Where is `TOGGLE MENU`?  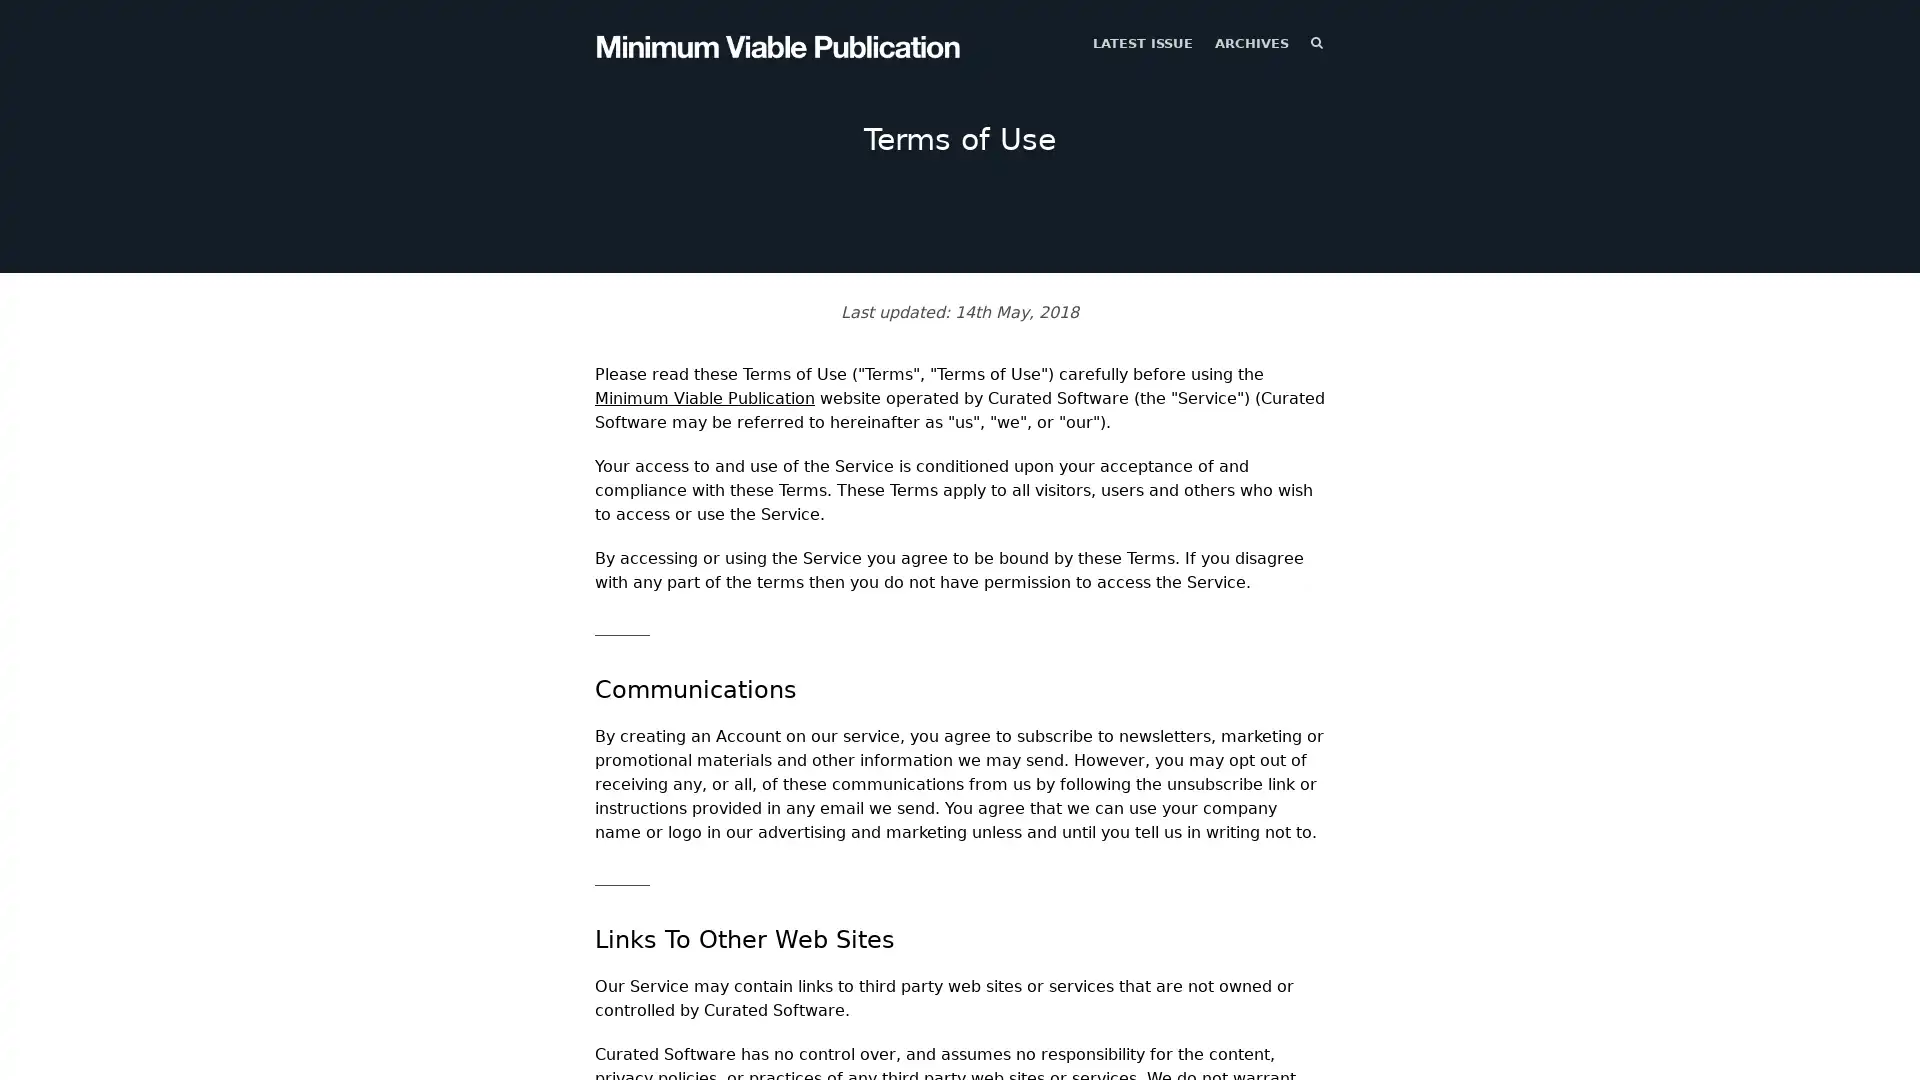
TOGGLE MENU is located at coordinates (598, 4).